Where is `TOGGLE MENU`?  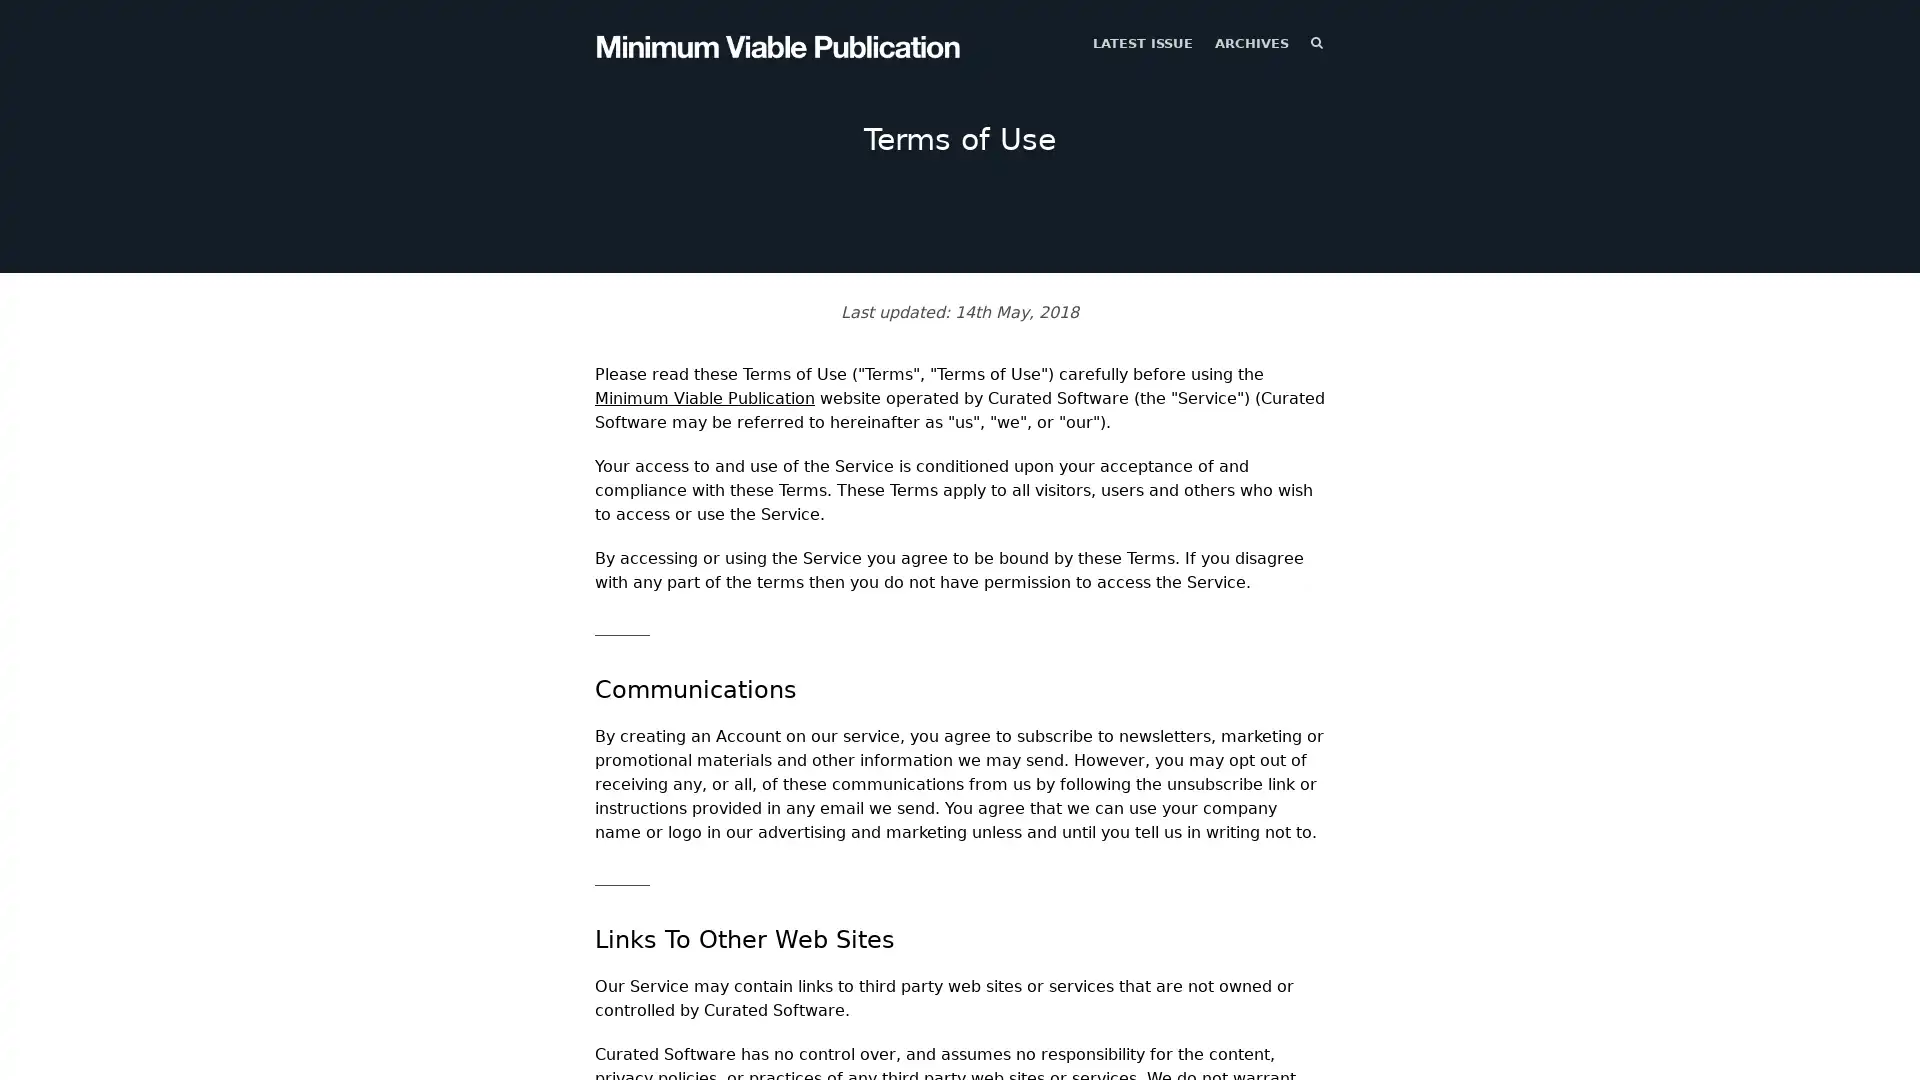
TOGGLE MENU is located at coordinates (598, 4).